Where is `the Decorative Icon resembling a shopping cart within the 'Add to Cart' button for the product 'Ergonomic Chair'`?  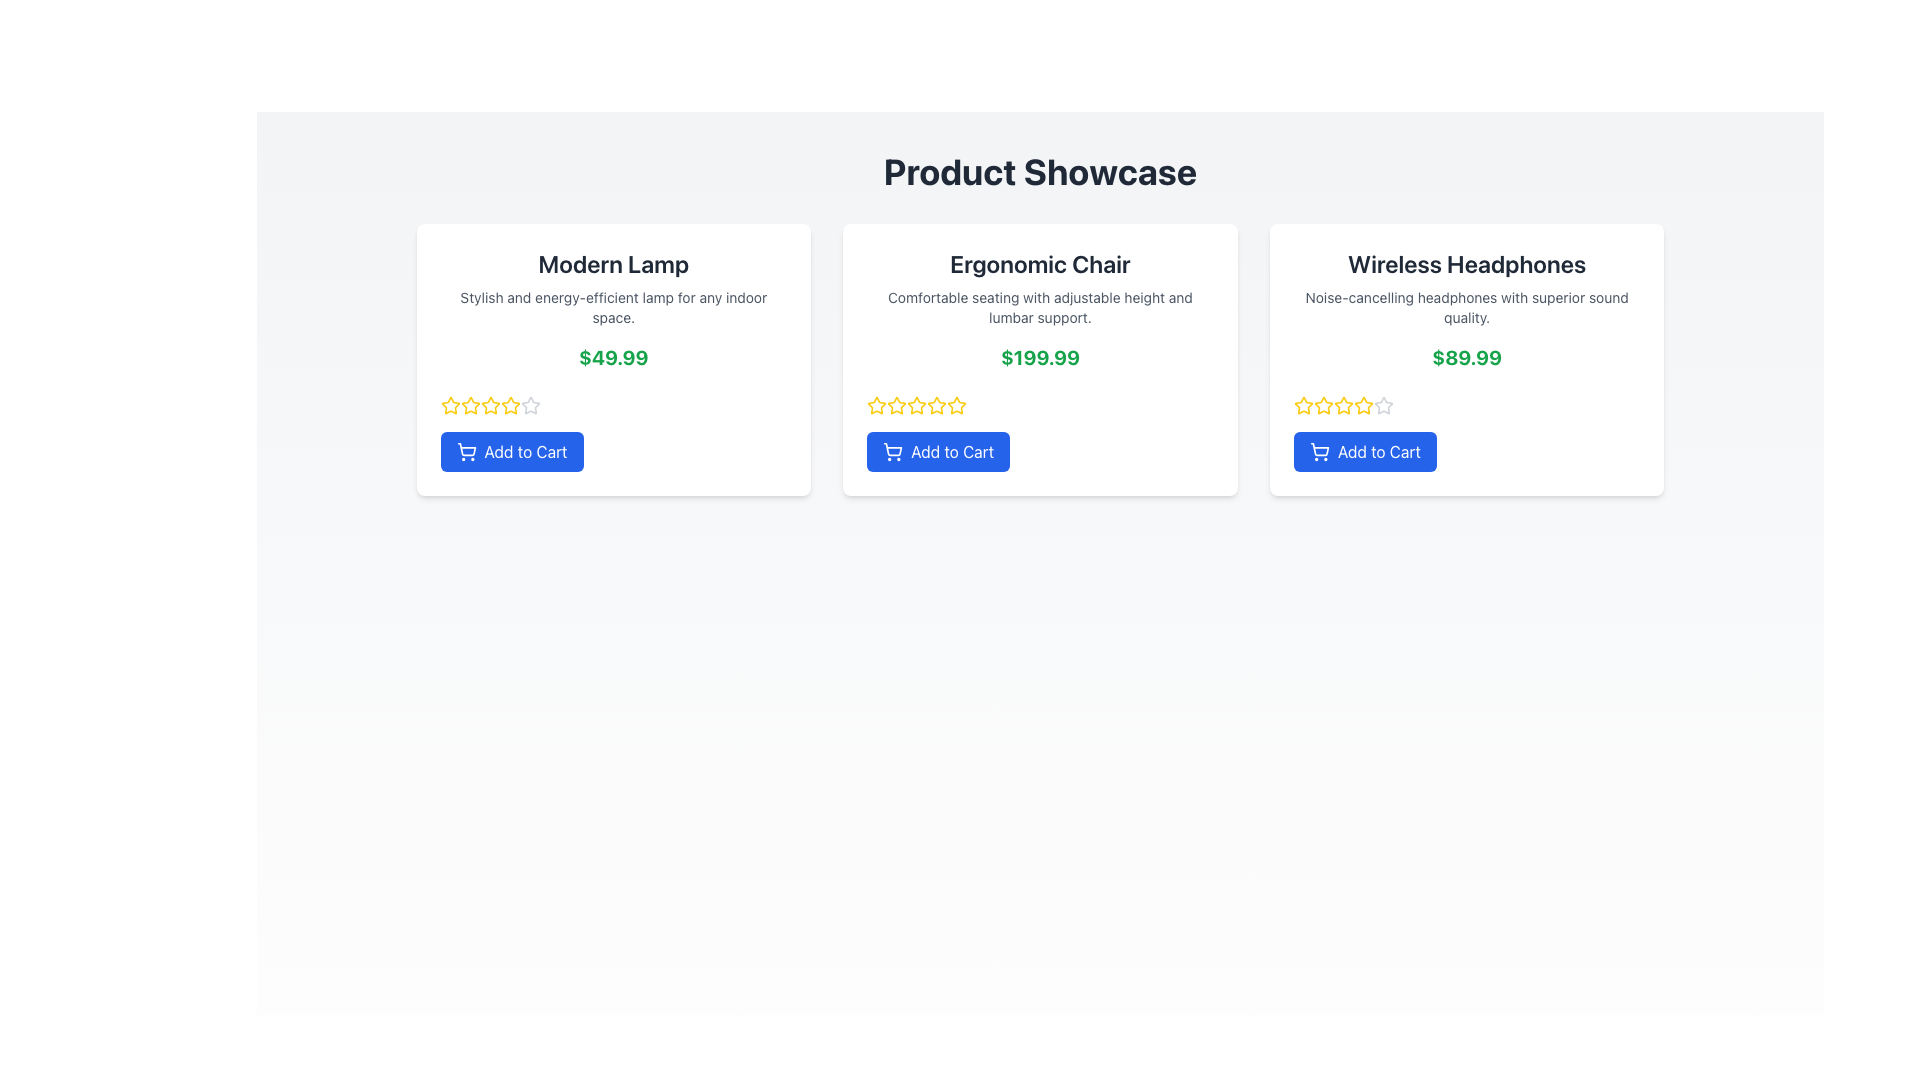 the Decorative Icon resembling a shopping cart within the 'Add to Cart' button for the product 'Ergonomic Chair' is located at coordinates (892, 448).